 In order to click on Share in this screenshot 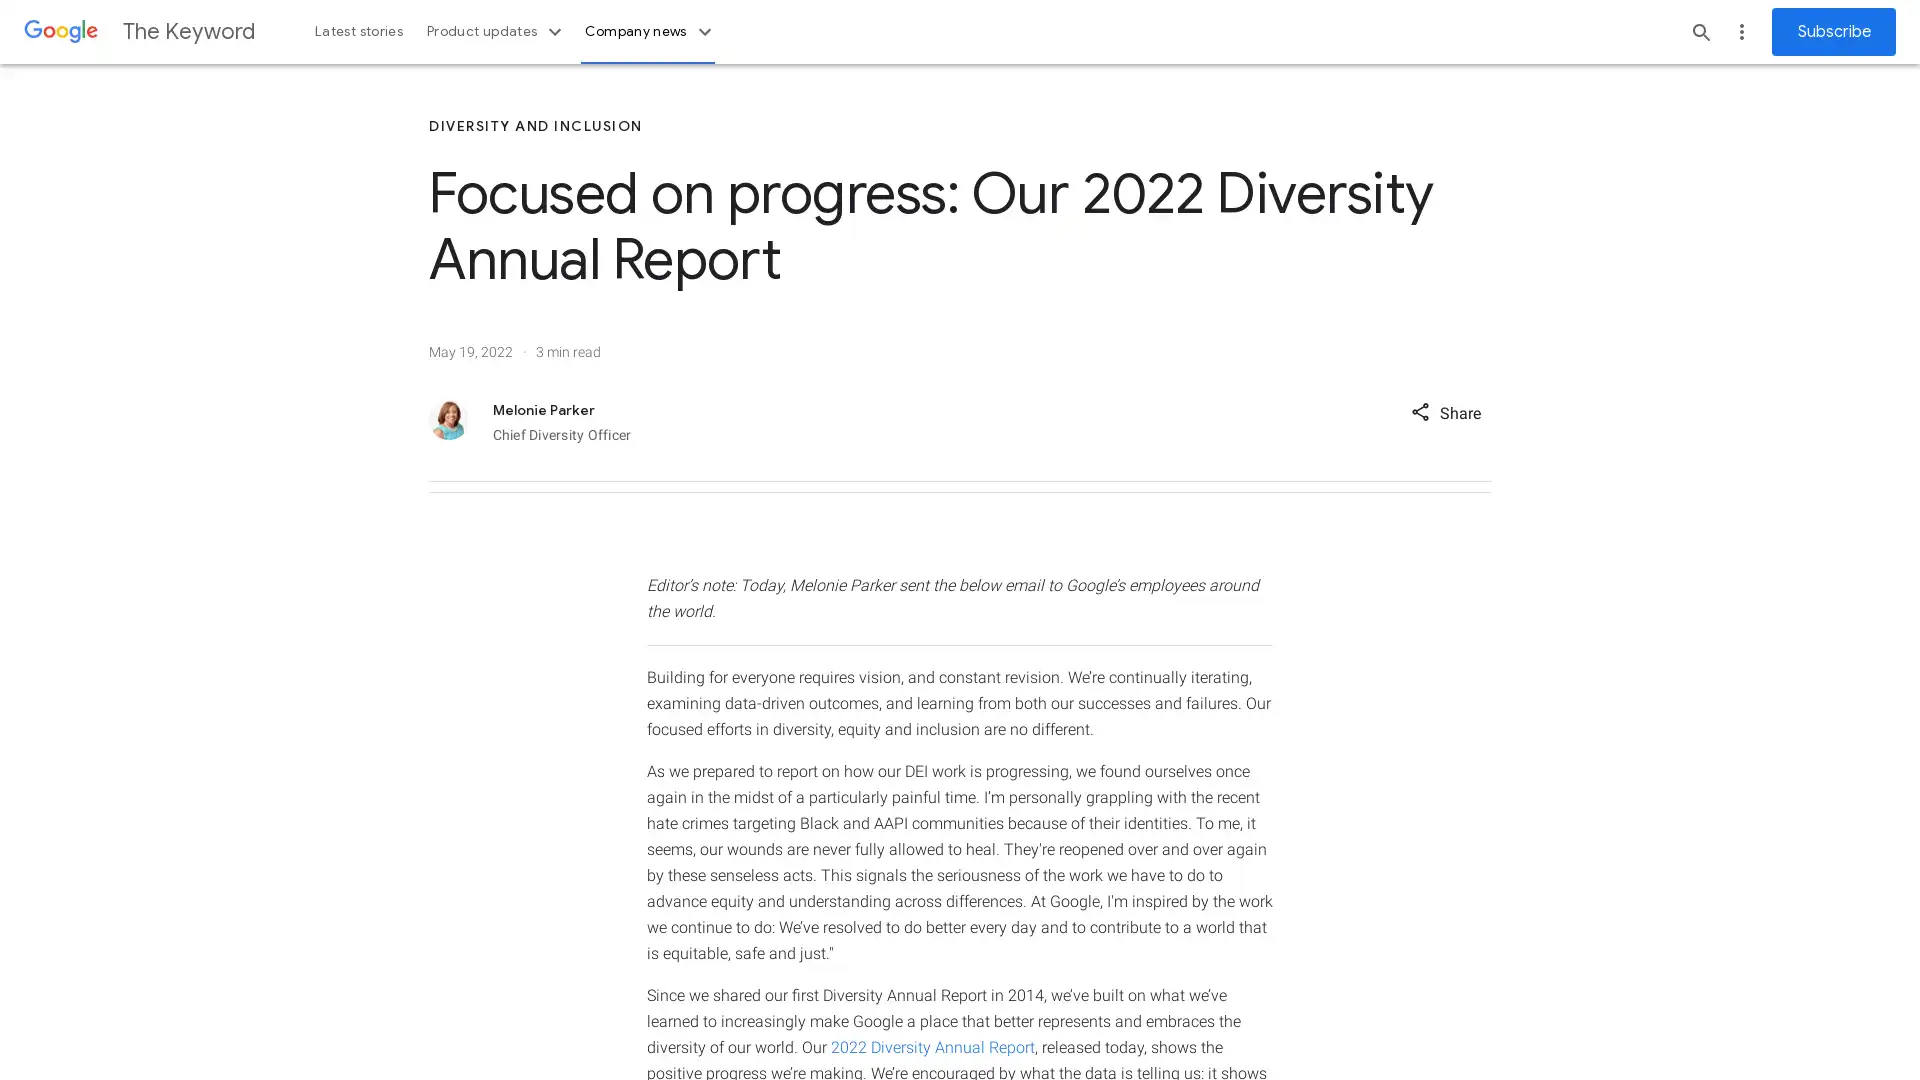, I will do `click(1445, 410)`.